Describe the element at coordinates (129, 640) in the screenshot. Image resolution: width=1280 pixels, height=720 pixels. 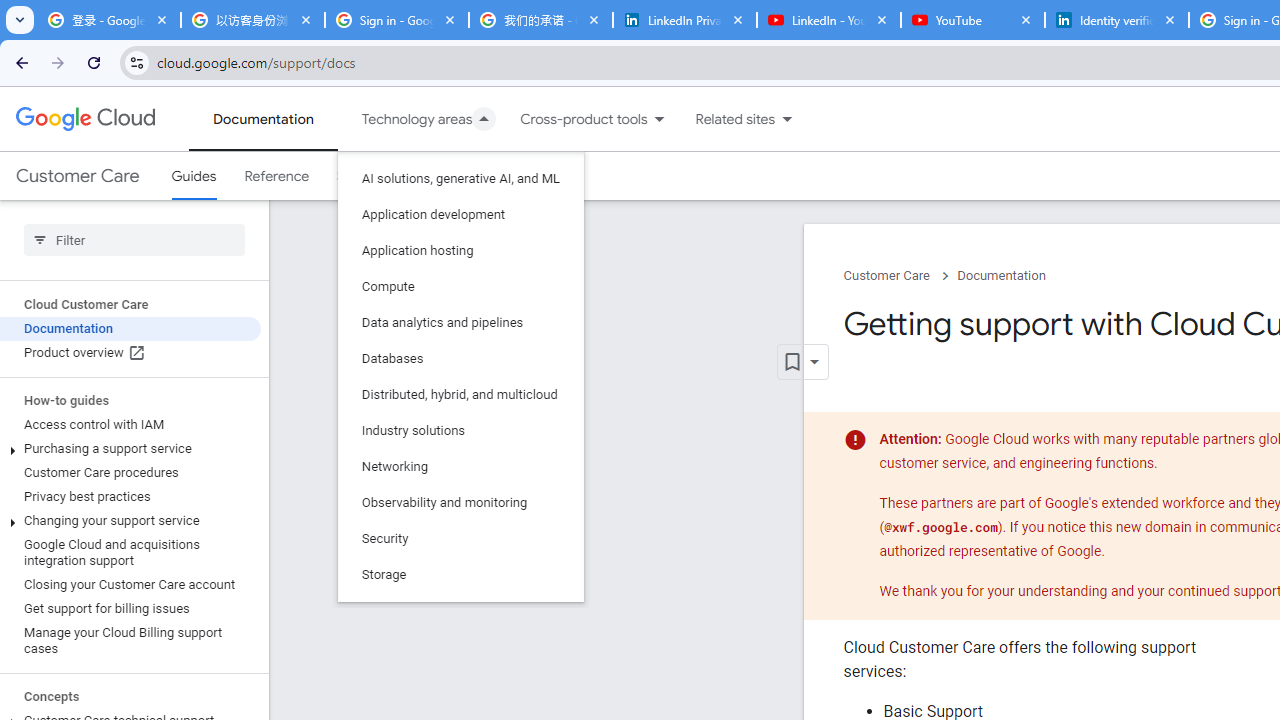
I see `'Manage your Cloud Billing support cases'` at that location.